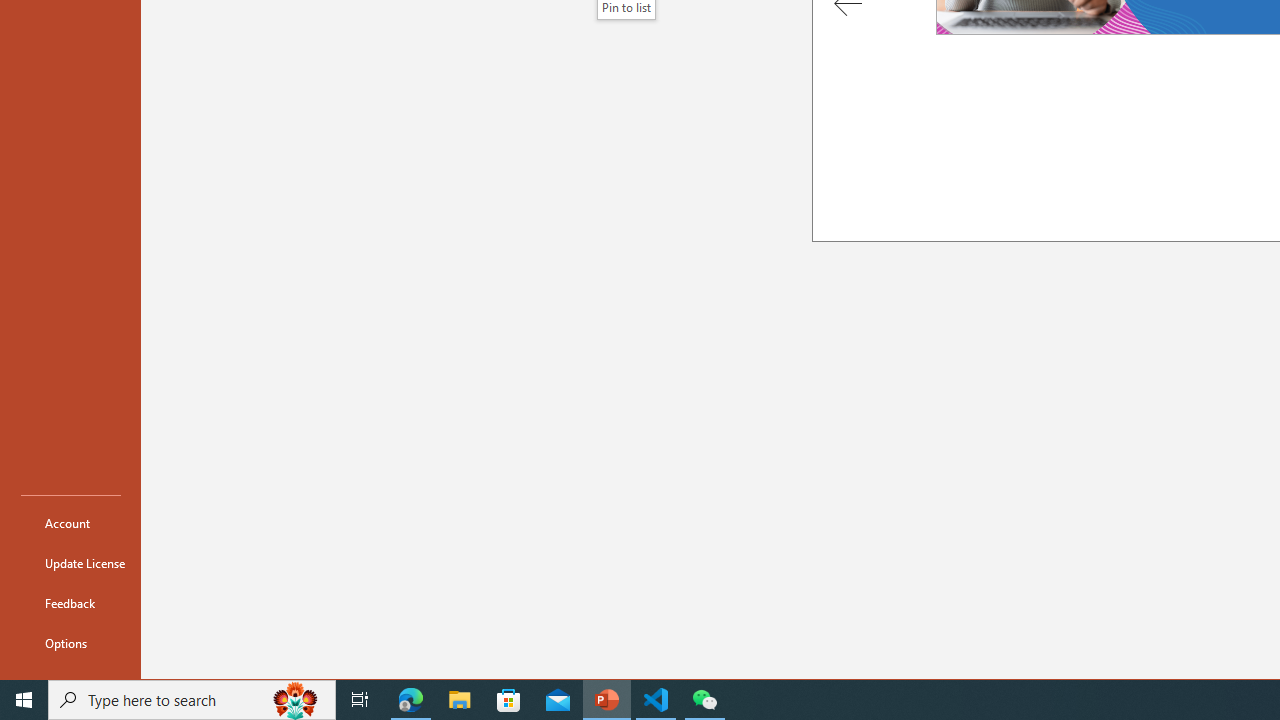  Describe the element at coordinates (71, 563) in the screenshot. I see `'Update License'` at that location.